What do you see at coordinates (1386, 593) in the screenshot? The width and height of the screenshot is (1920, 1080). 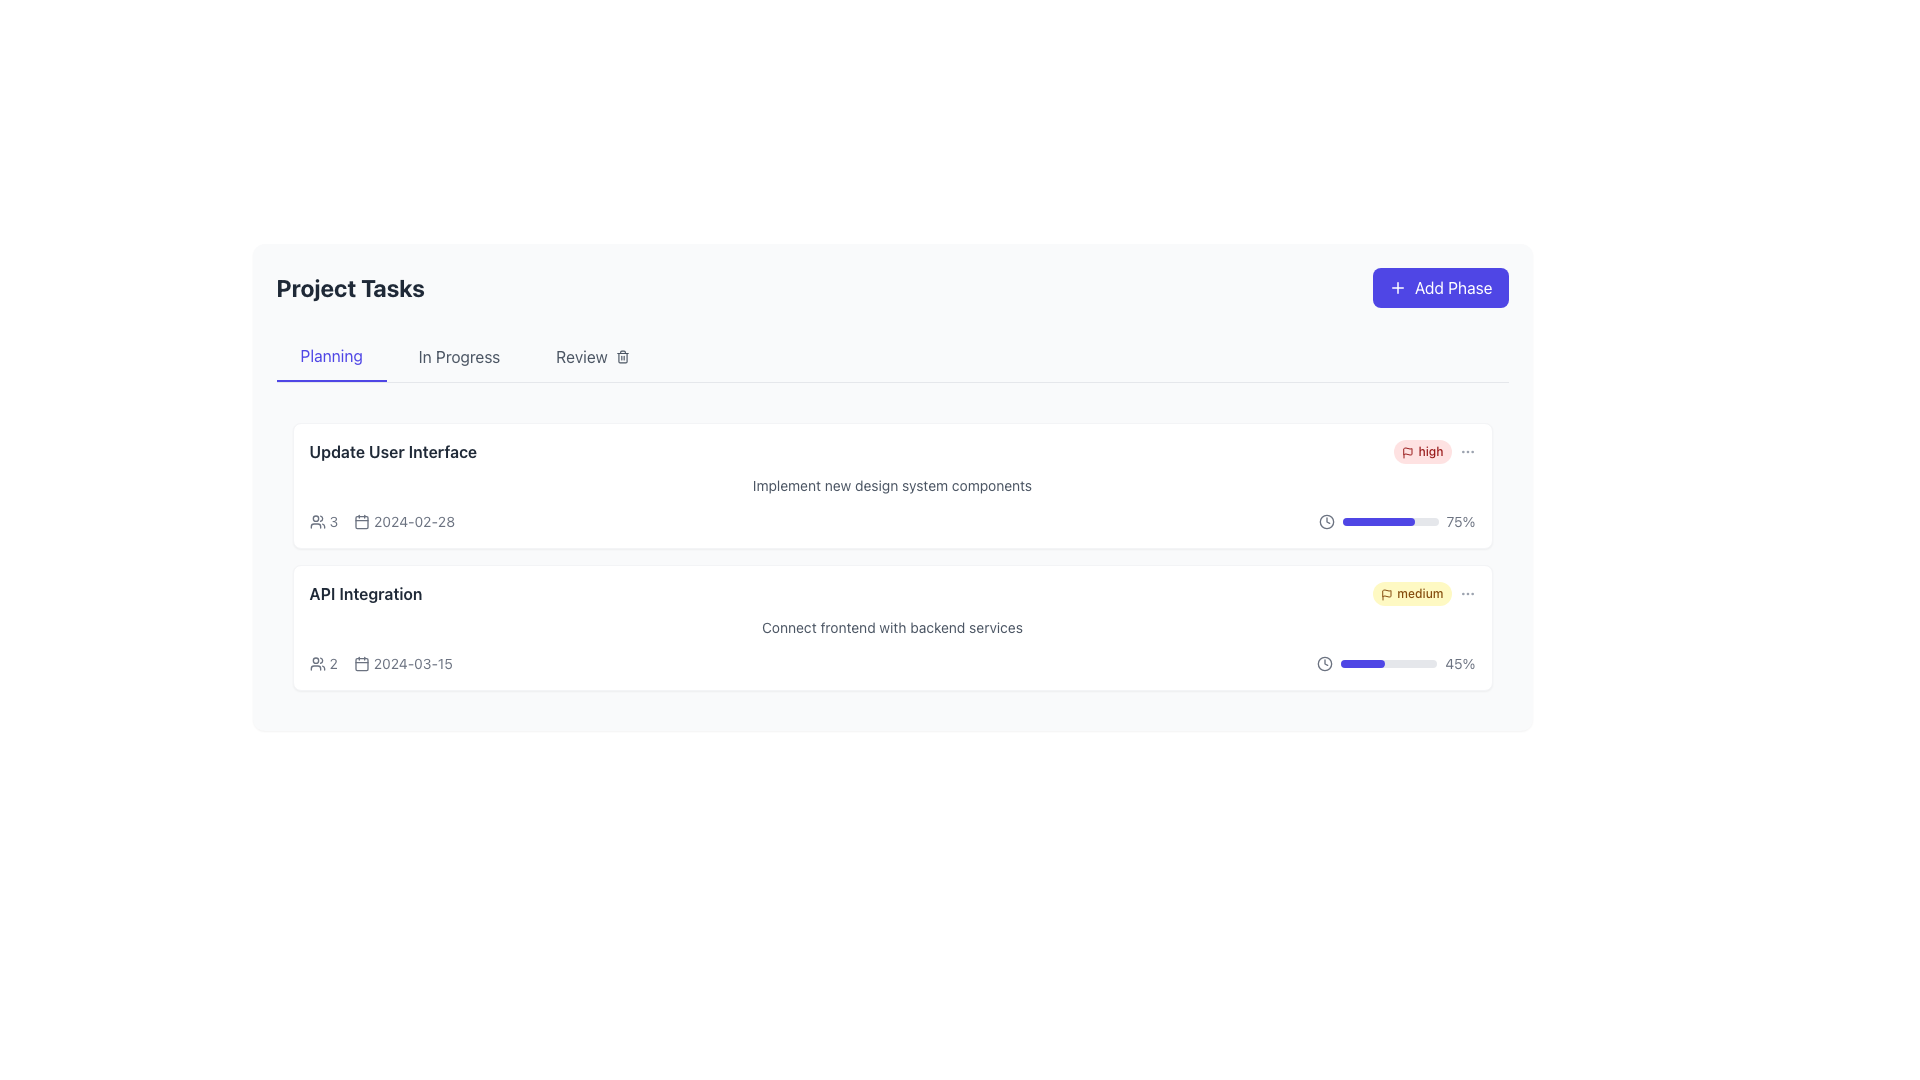 I see `the small flag icon styled in a minimalist manner, which is positioned inside a yellow badge labeled 'medium', located to the right of the 'API Integration' task row` at bounding box center [1386, 593].